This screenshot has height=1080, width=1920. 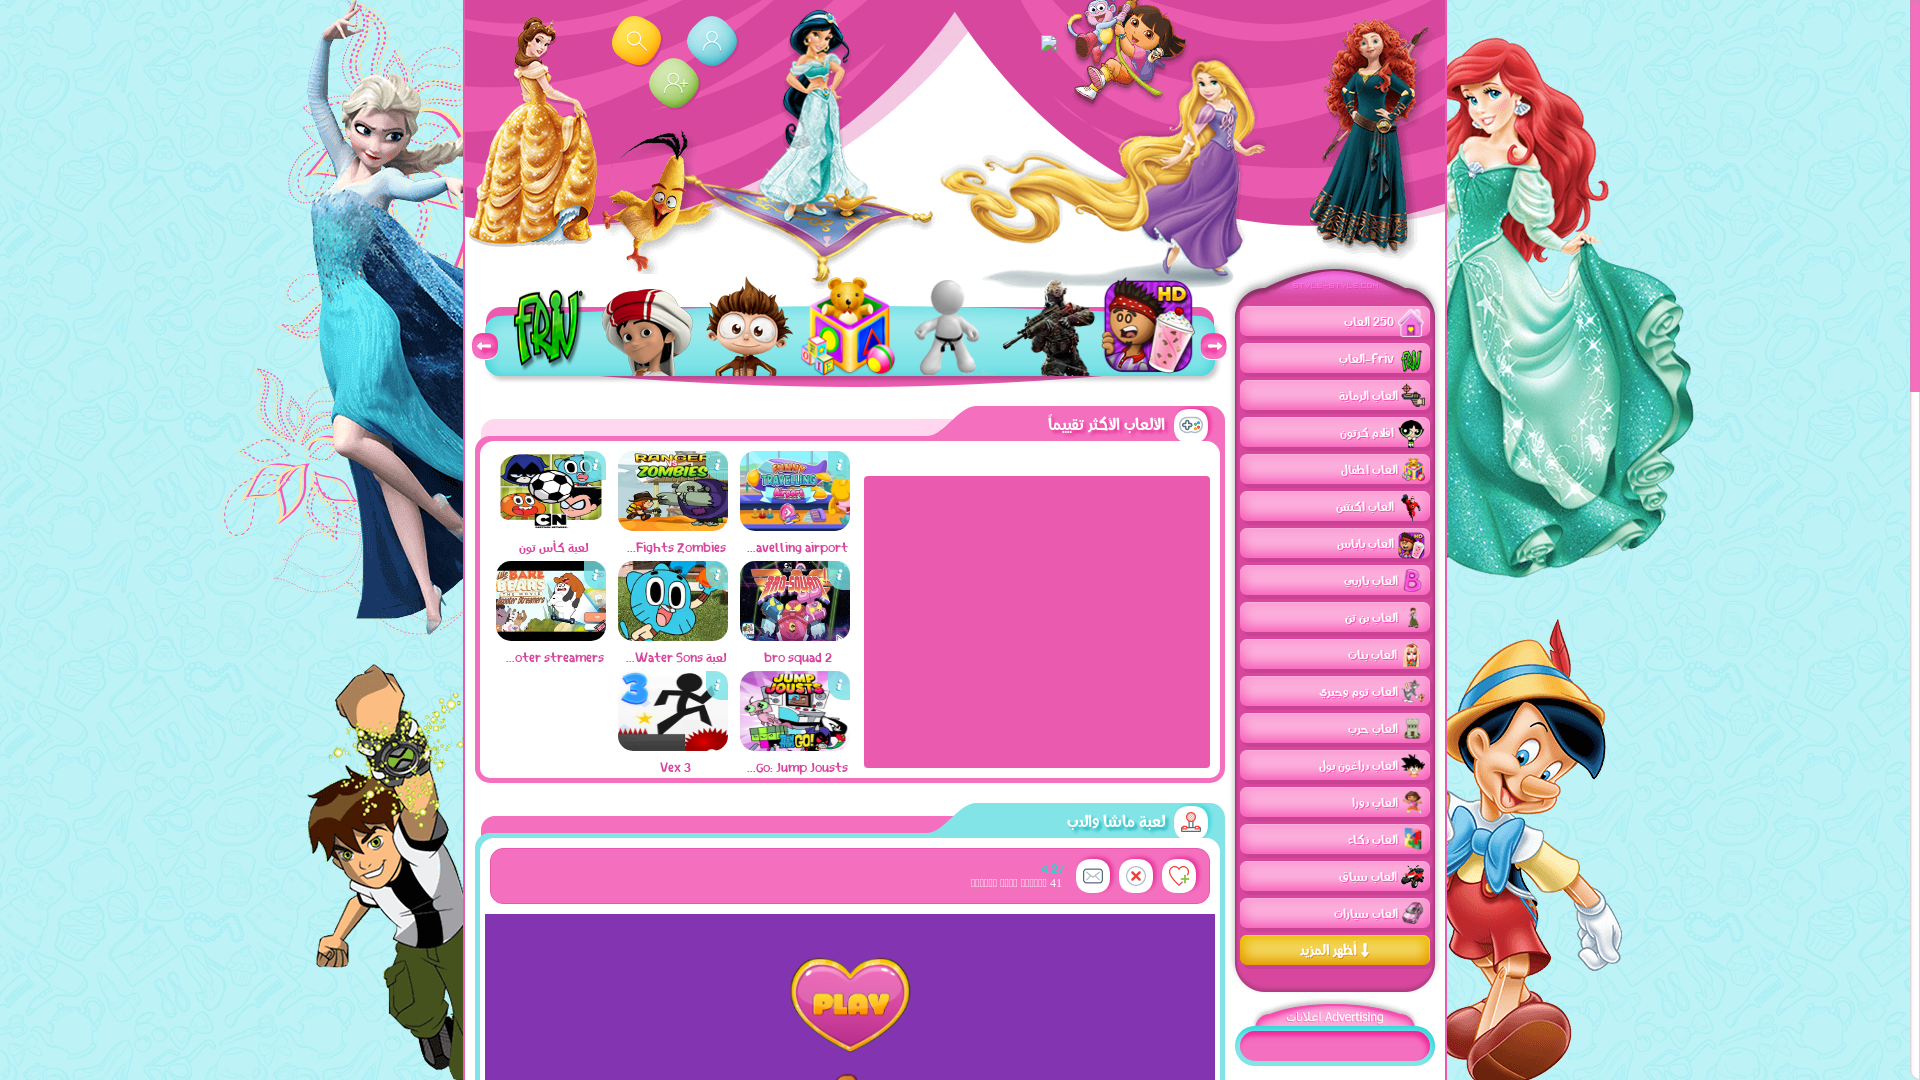 I want to click on 'Teen Titans Go: Jump Jousts', so click(x=738, y=745).